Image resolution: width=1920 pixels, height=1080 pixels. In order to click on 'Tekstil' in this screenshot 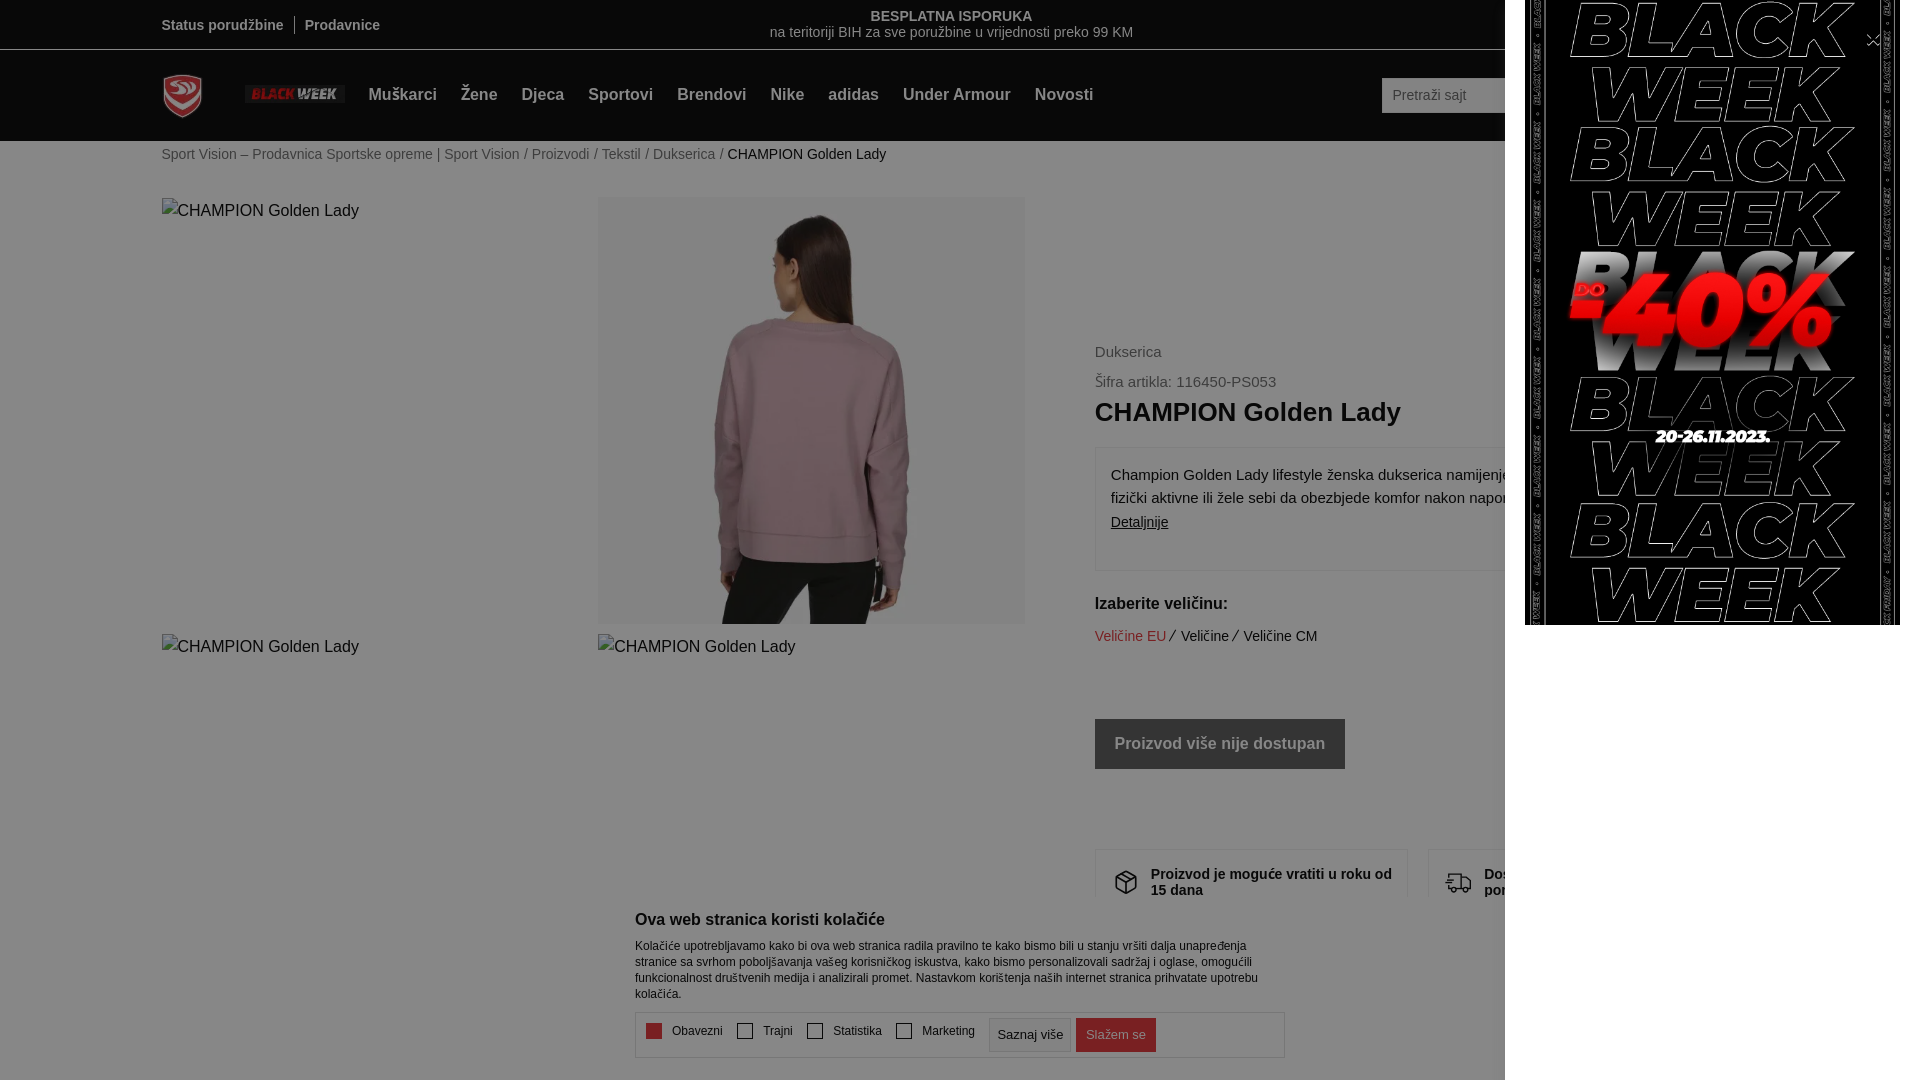, I will do `click(620, 153)`.